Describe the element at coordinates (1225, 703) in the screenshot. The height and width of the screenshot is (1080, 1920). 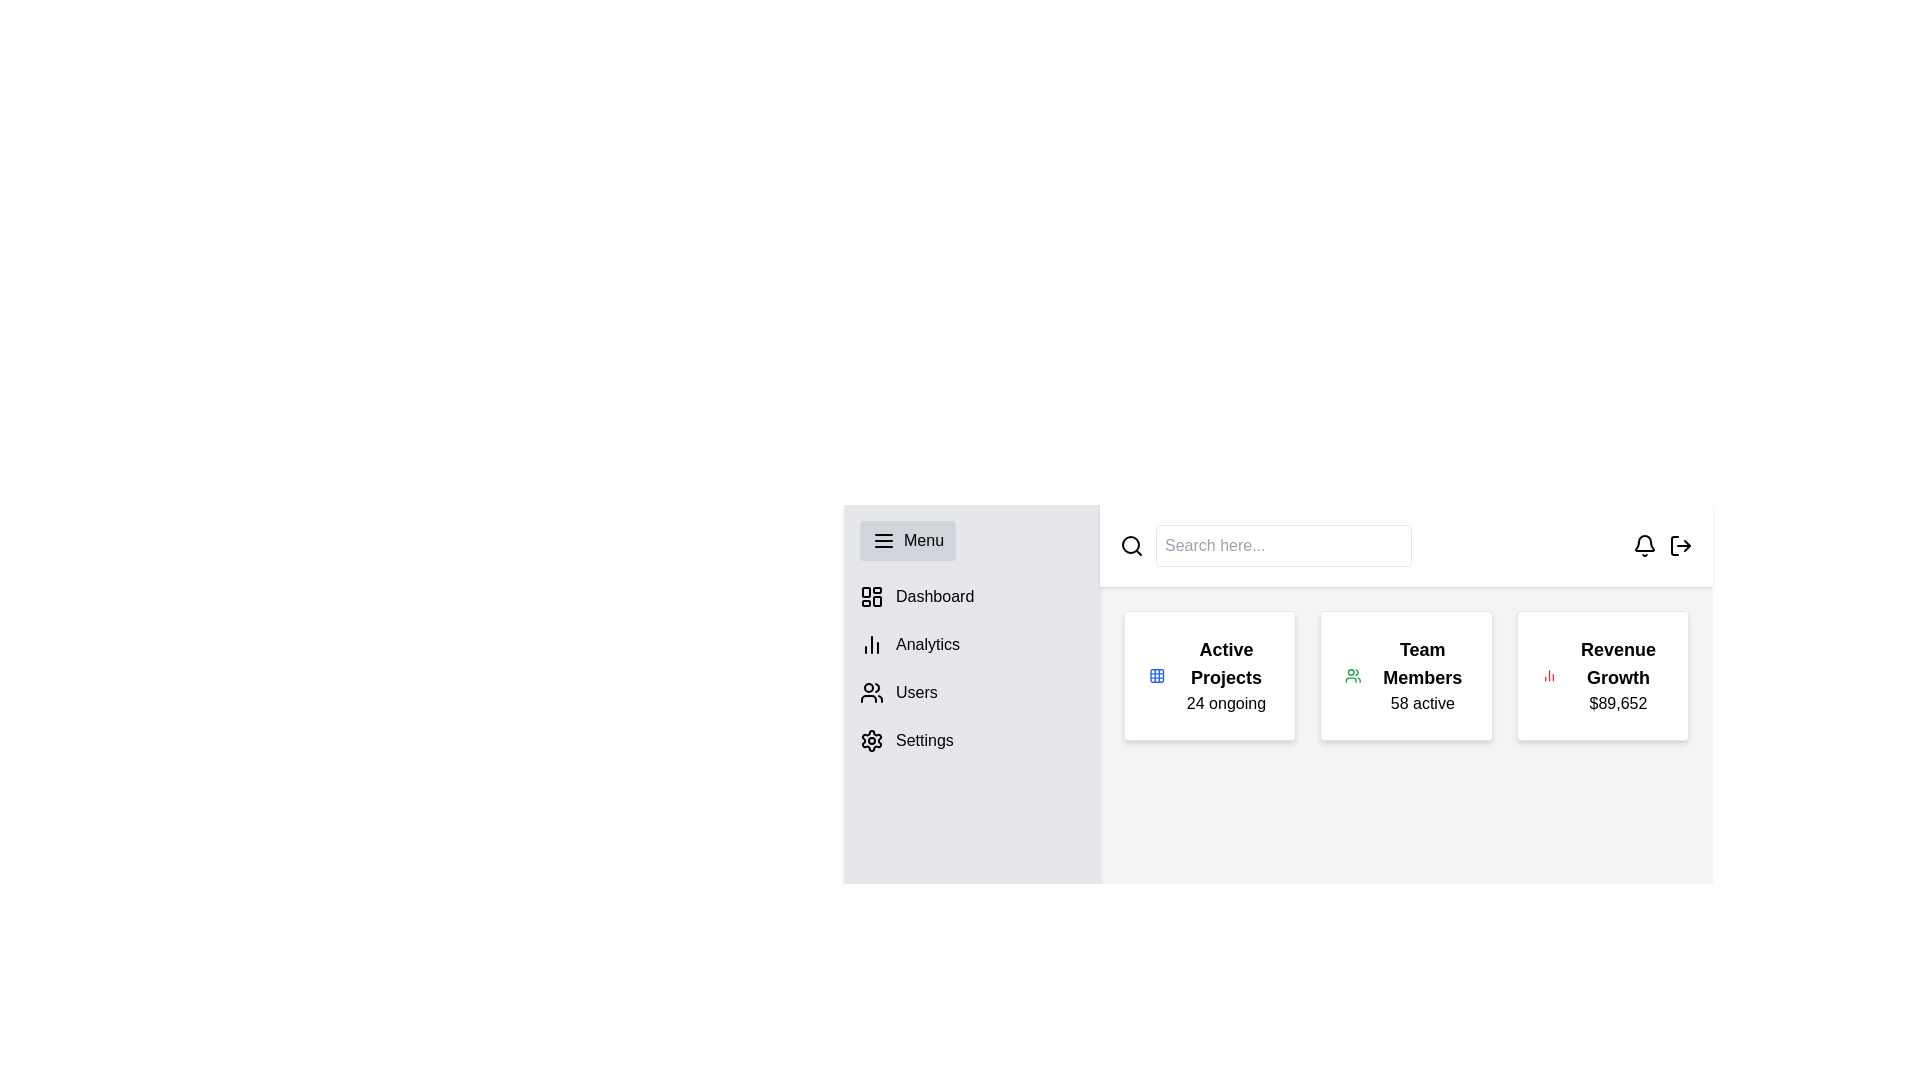
I see `the static text element that indicates the ongoing count of projects, located within the 'Active Projects' card, directly below the 'Active Projects' label` at that location.